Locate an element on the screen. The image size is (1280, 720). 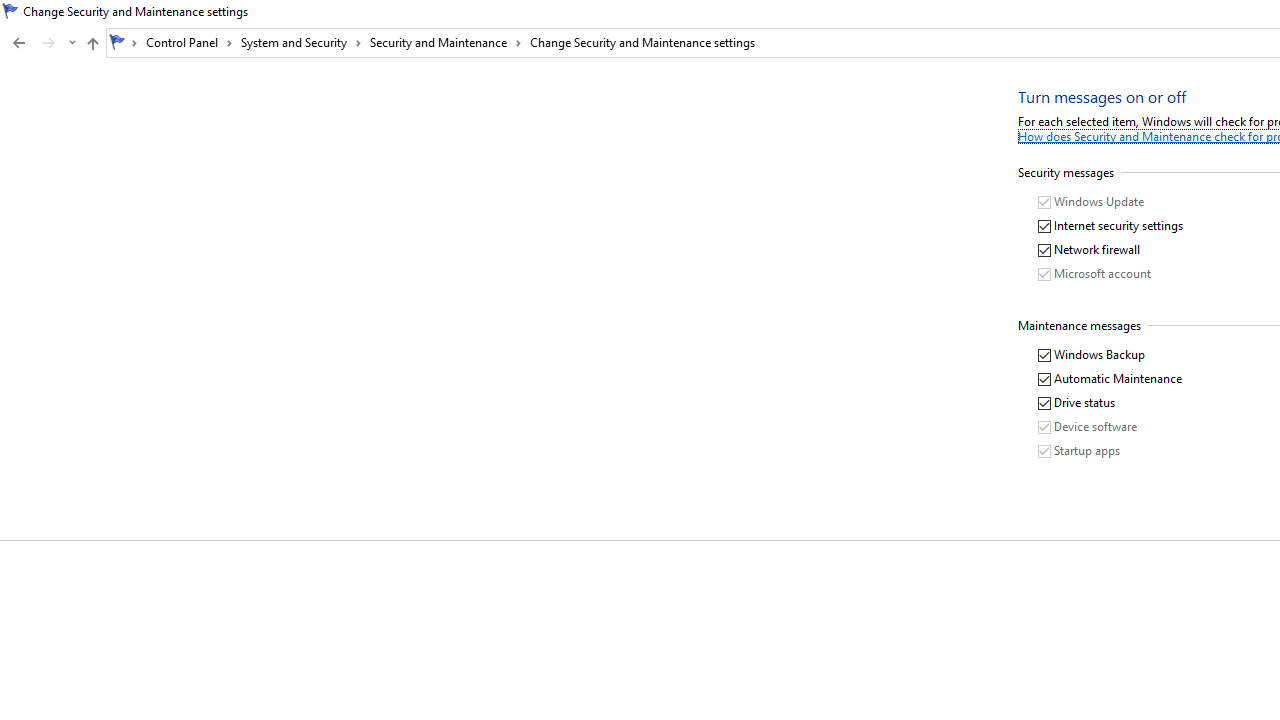
'System' is located at coordinates (10, 11).